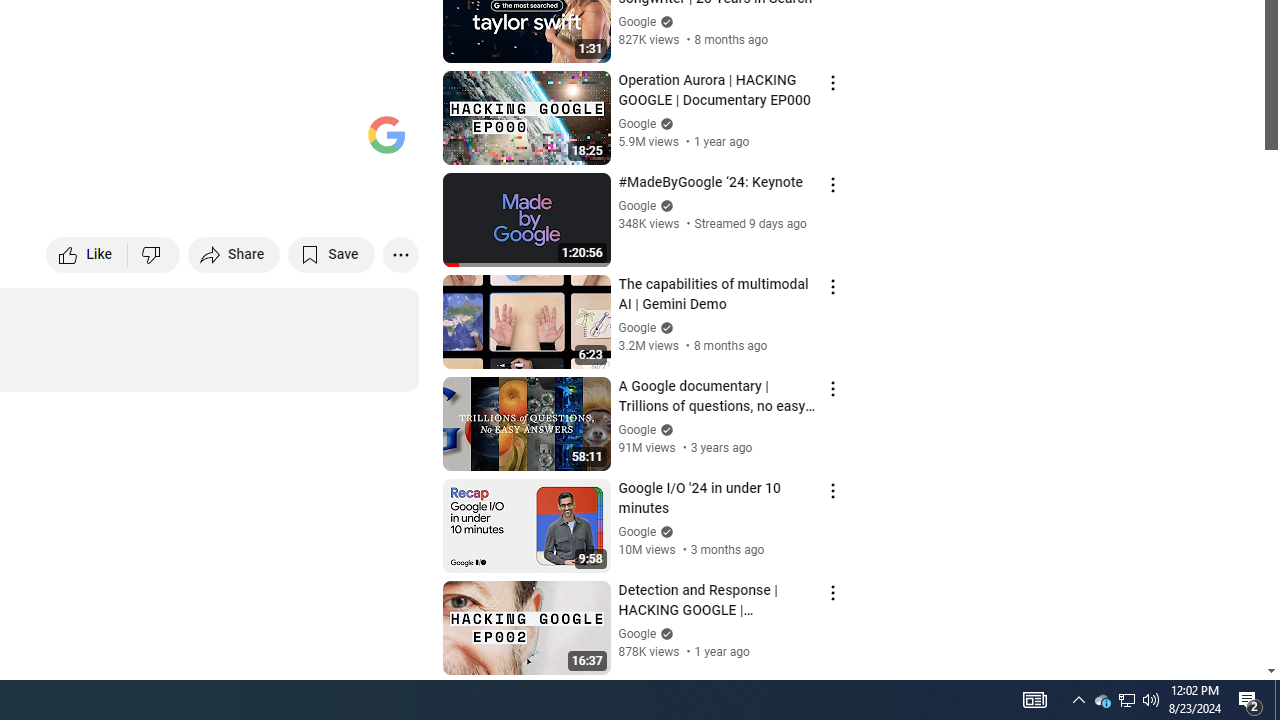 The height and width of the screenshot is (720, 1280). I want to click on 'Miniplayer (i)', so click(285, 141).